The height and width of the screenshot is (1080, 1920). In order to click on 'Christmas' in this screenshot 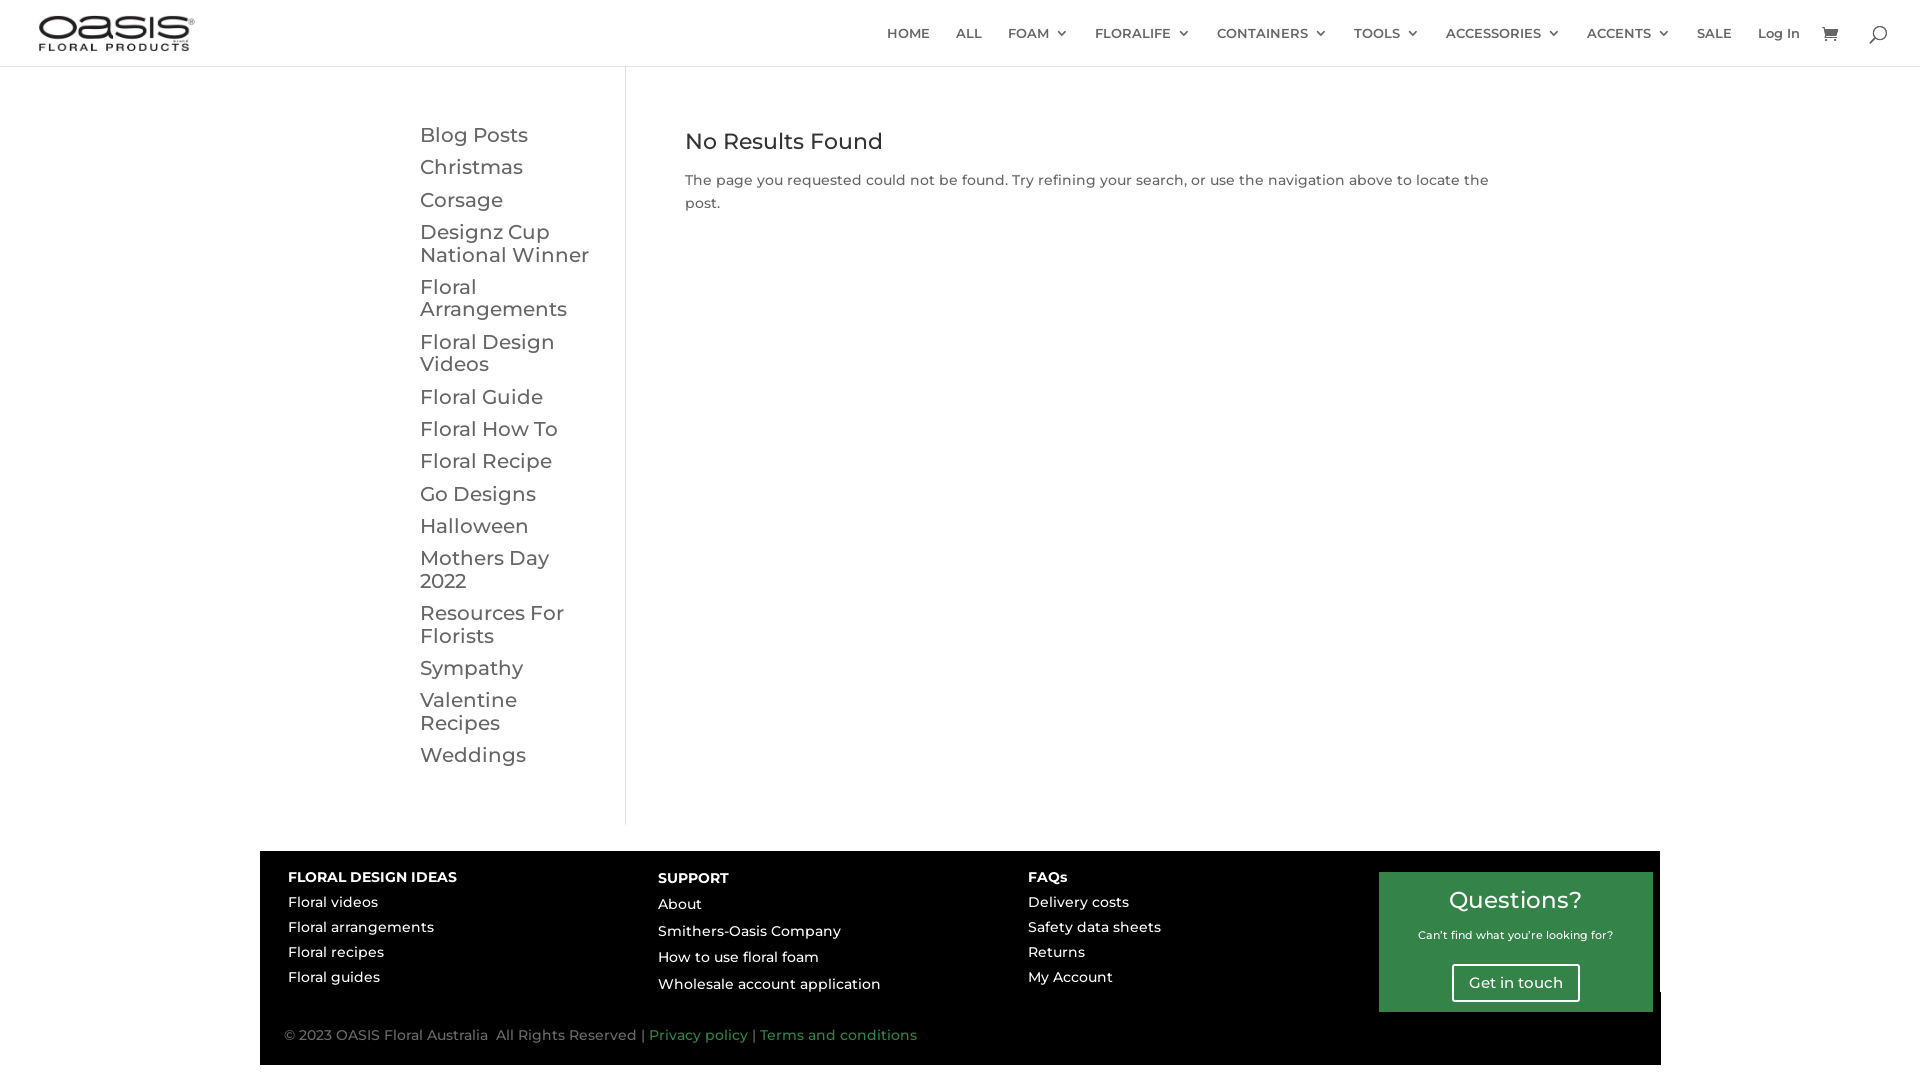, I will do `click(470, 165)`.